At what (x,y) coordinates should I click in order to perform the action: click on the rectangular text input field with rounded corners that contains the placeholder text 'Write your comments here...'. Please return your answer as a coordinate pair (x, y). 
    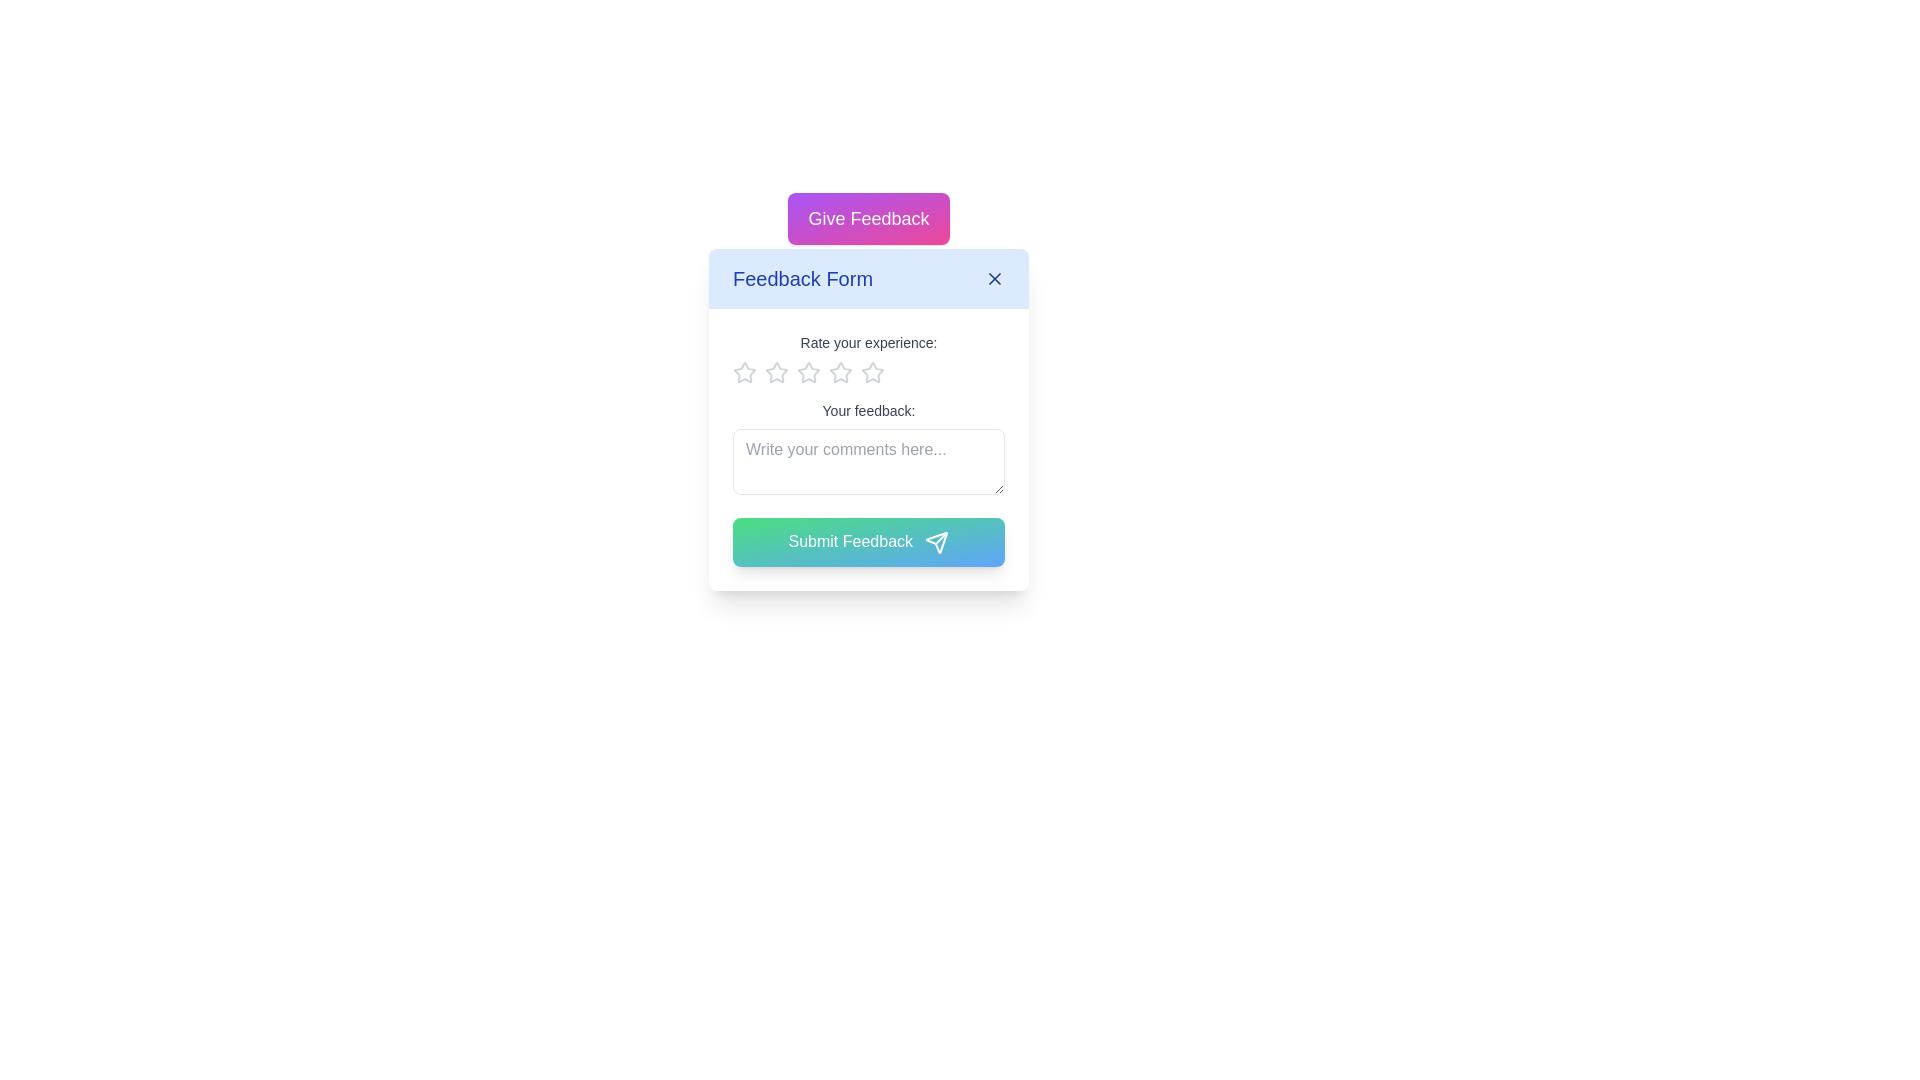
    Looking at the image, I should click on (868, 462).